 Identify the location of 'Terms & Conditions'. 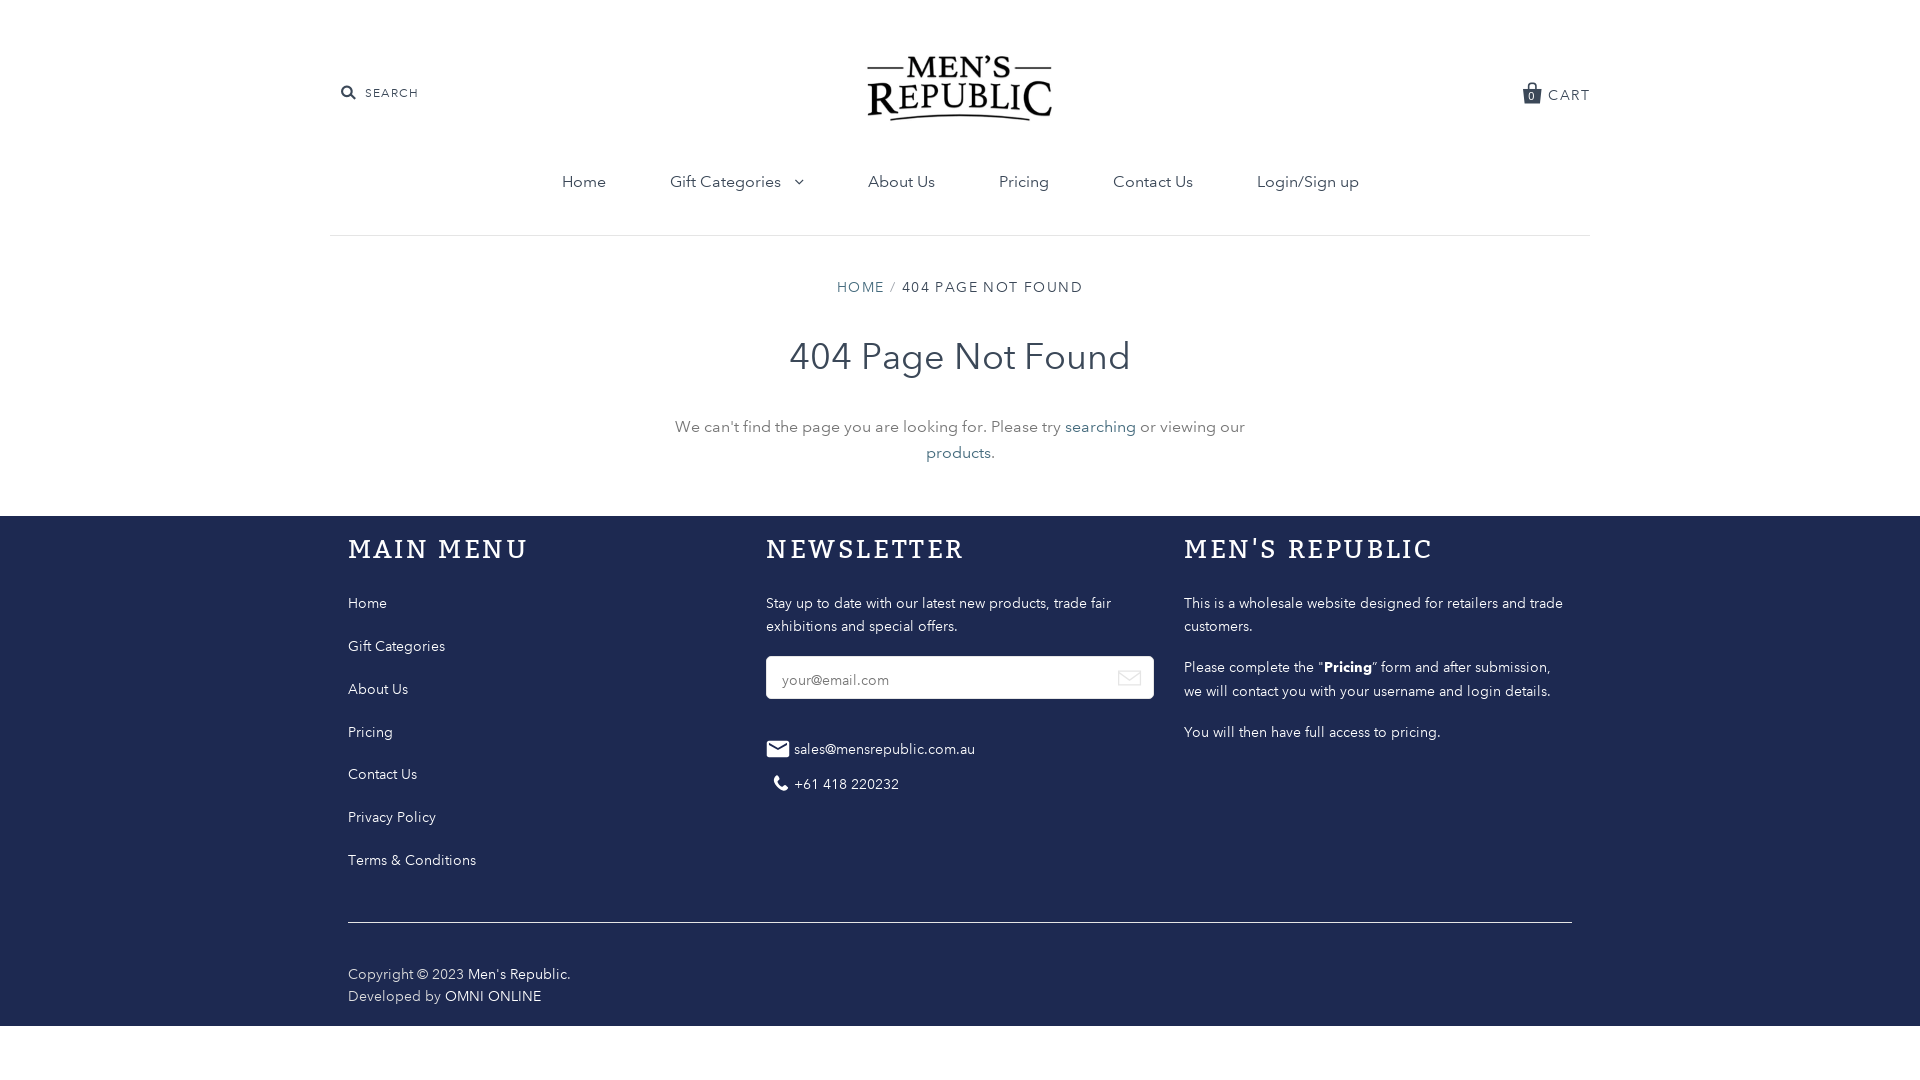
(347, 859).